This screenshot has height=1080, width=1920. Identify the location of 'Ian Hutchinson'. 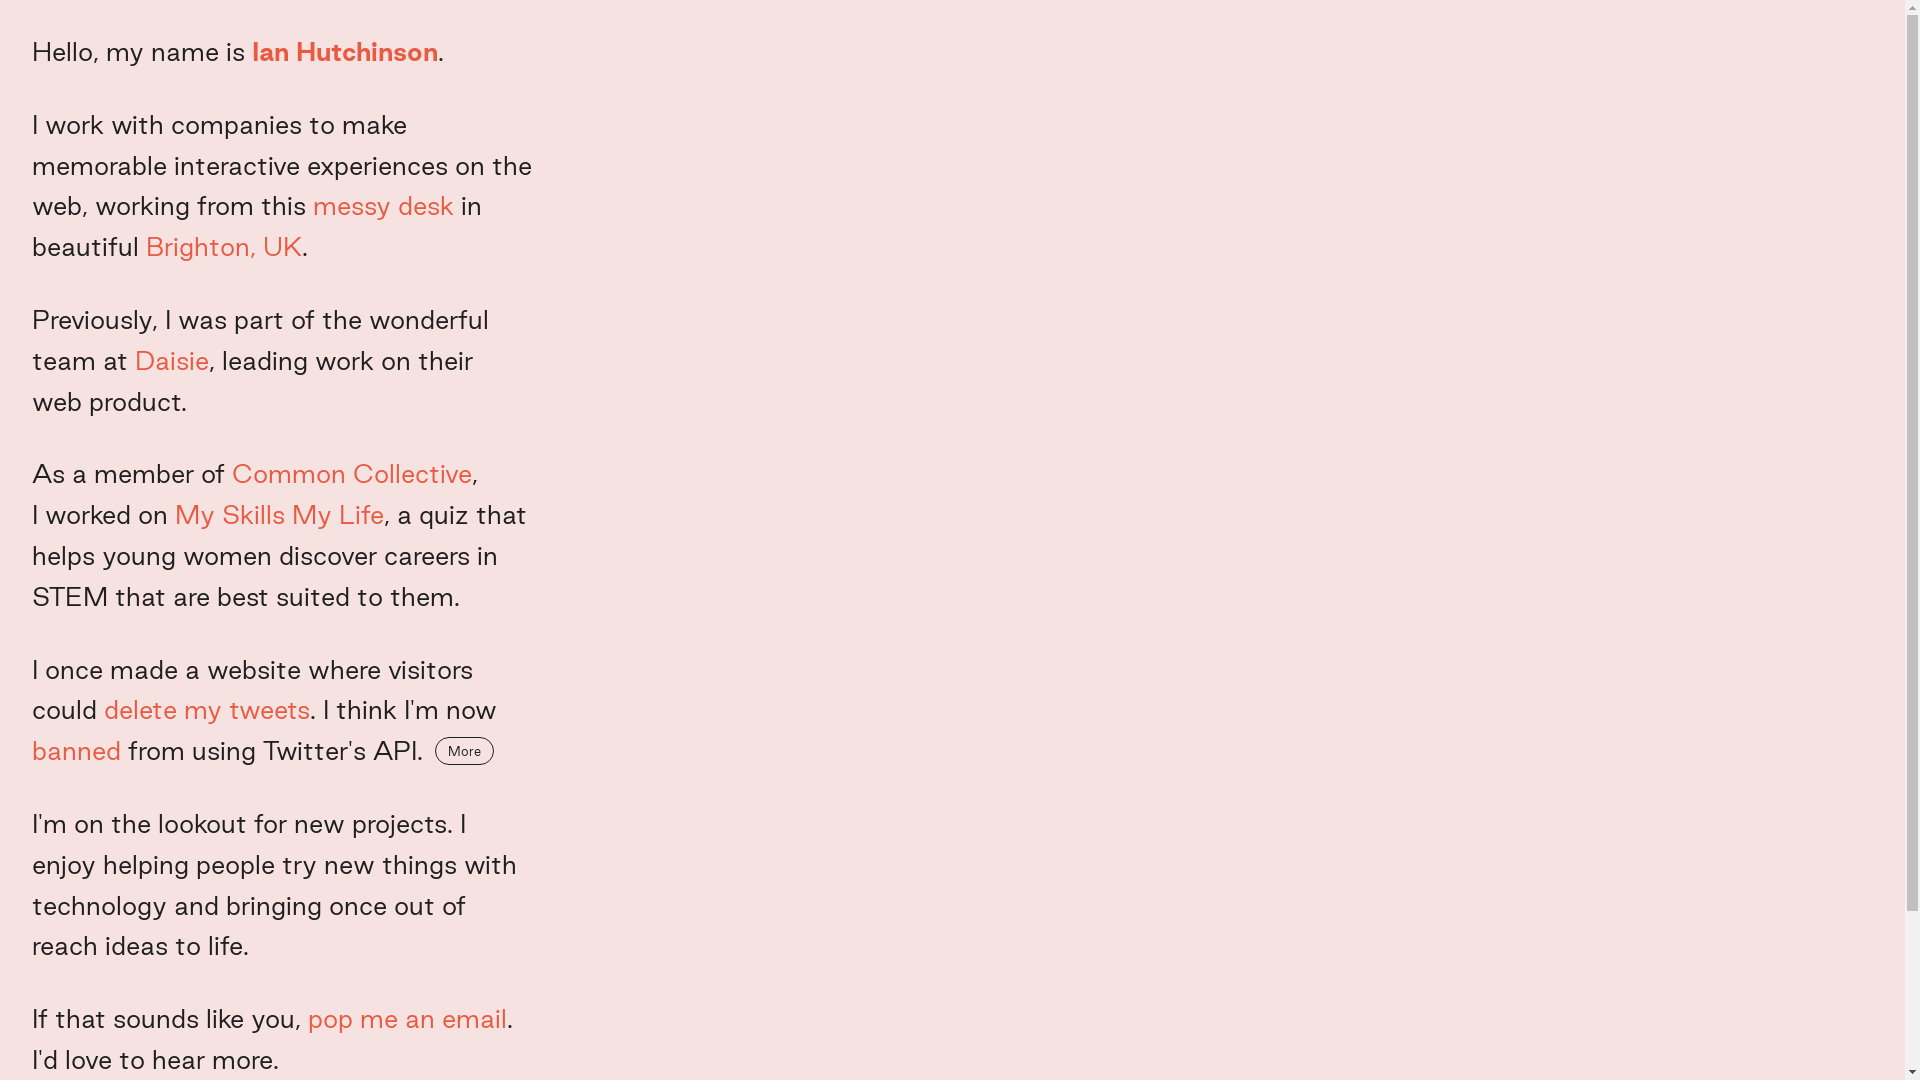
(251, 50).